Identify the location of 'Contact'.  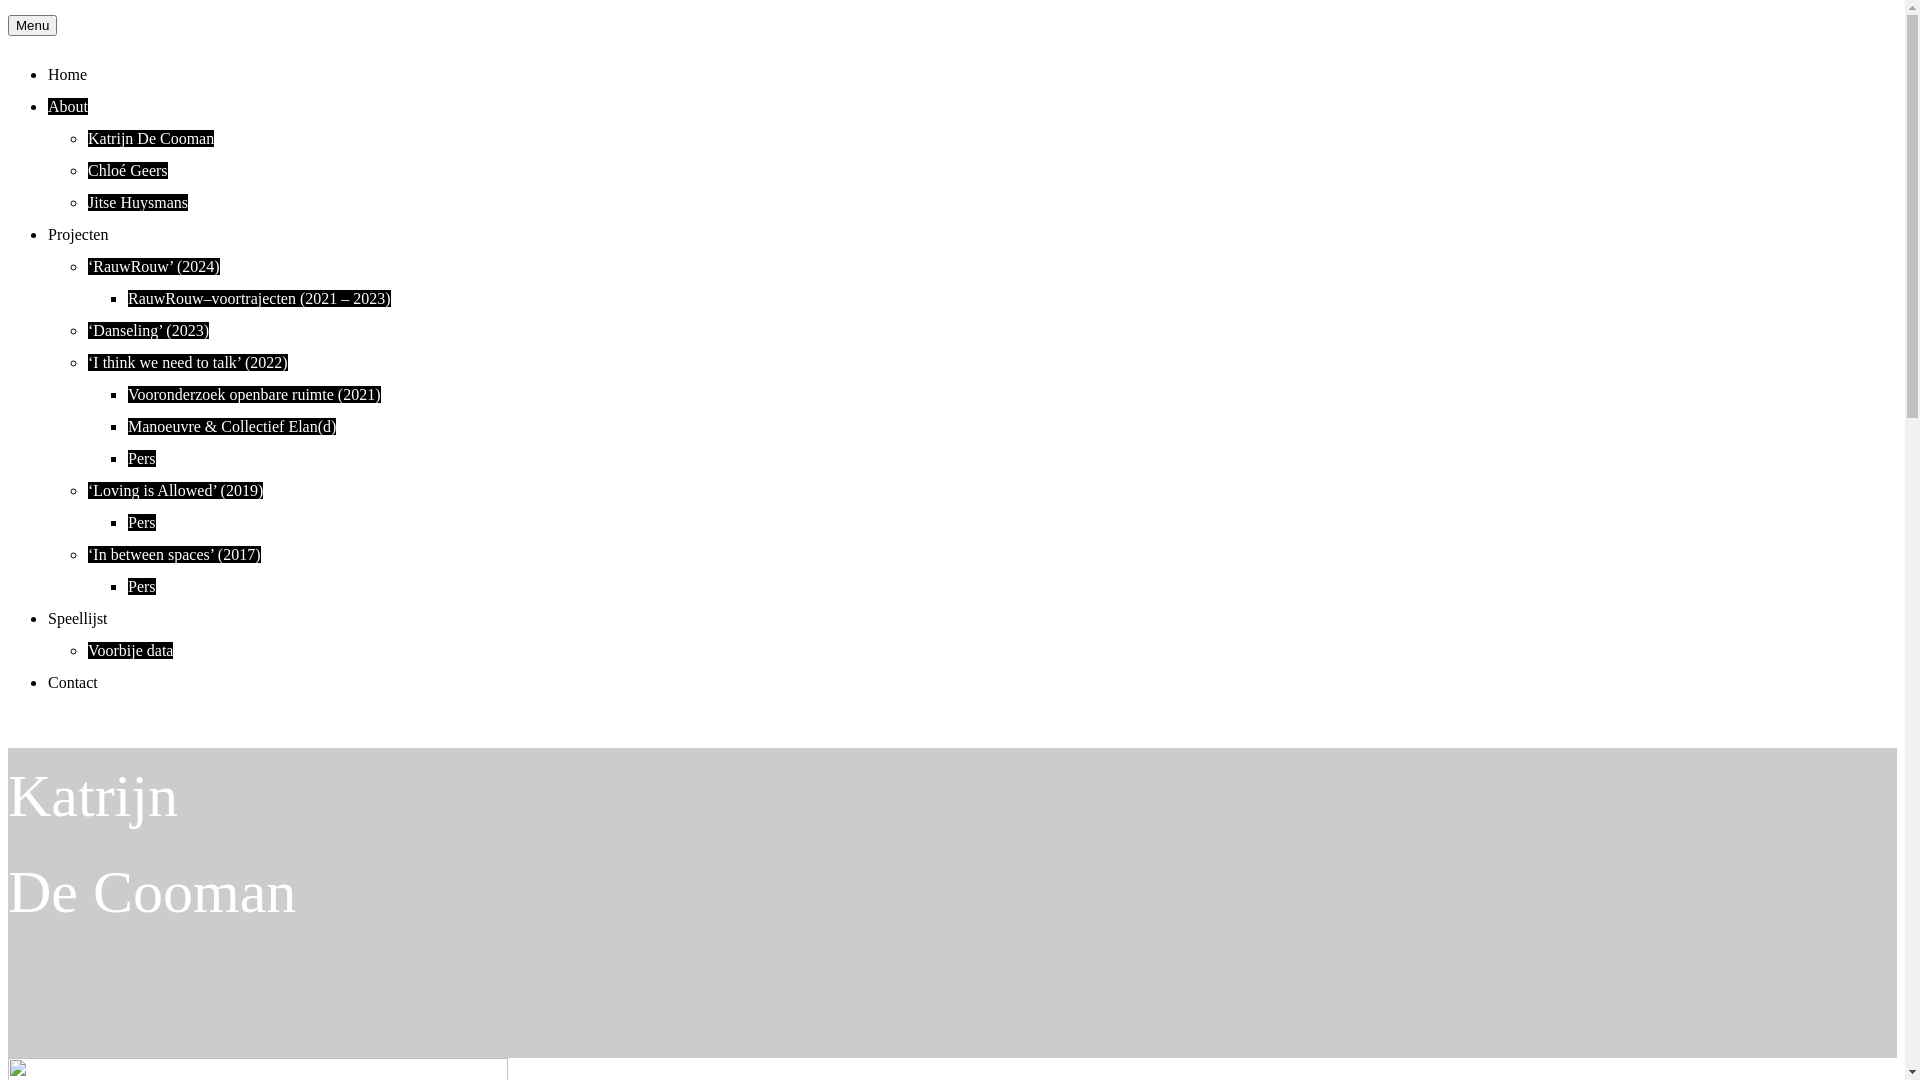
(72, 681).